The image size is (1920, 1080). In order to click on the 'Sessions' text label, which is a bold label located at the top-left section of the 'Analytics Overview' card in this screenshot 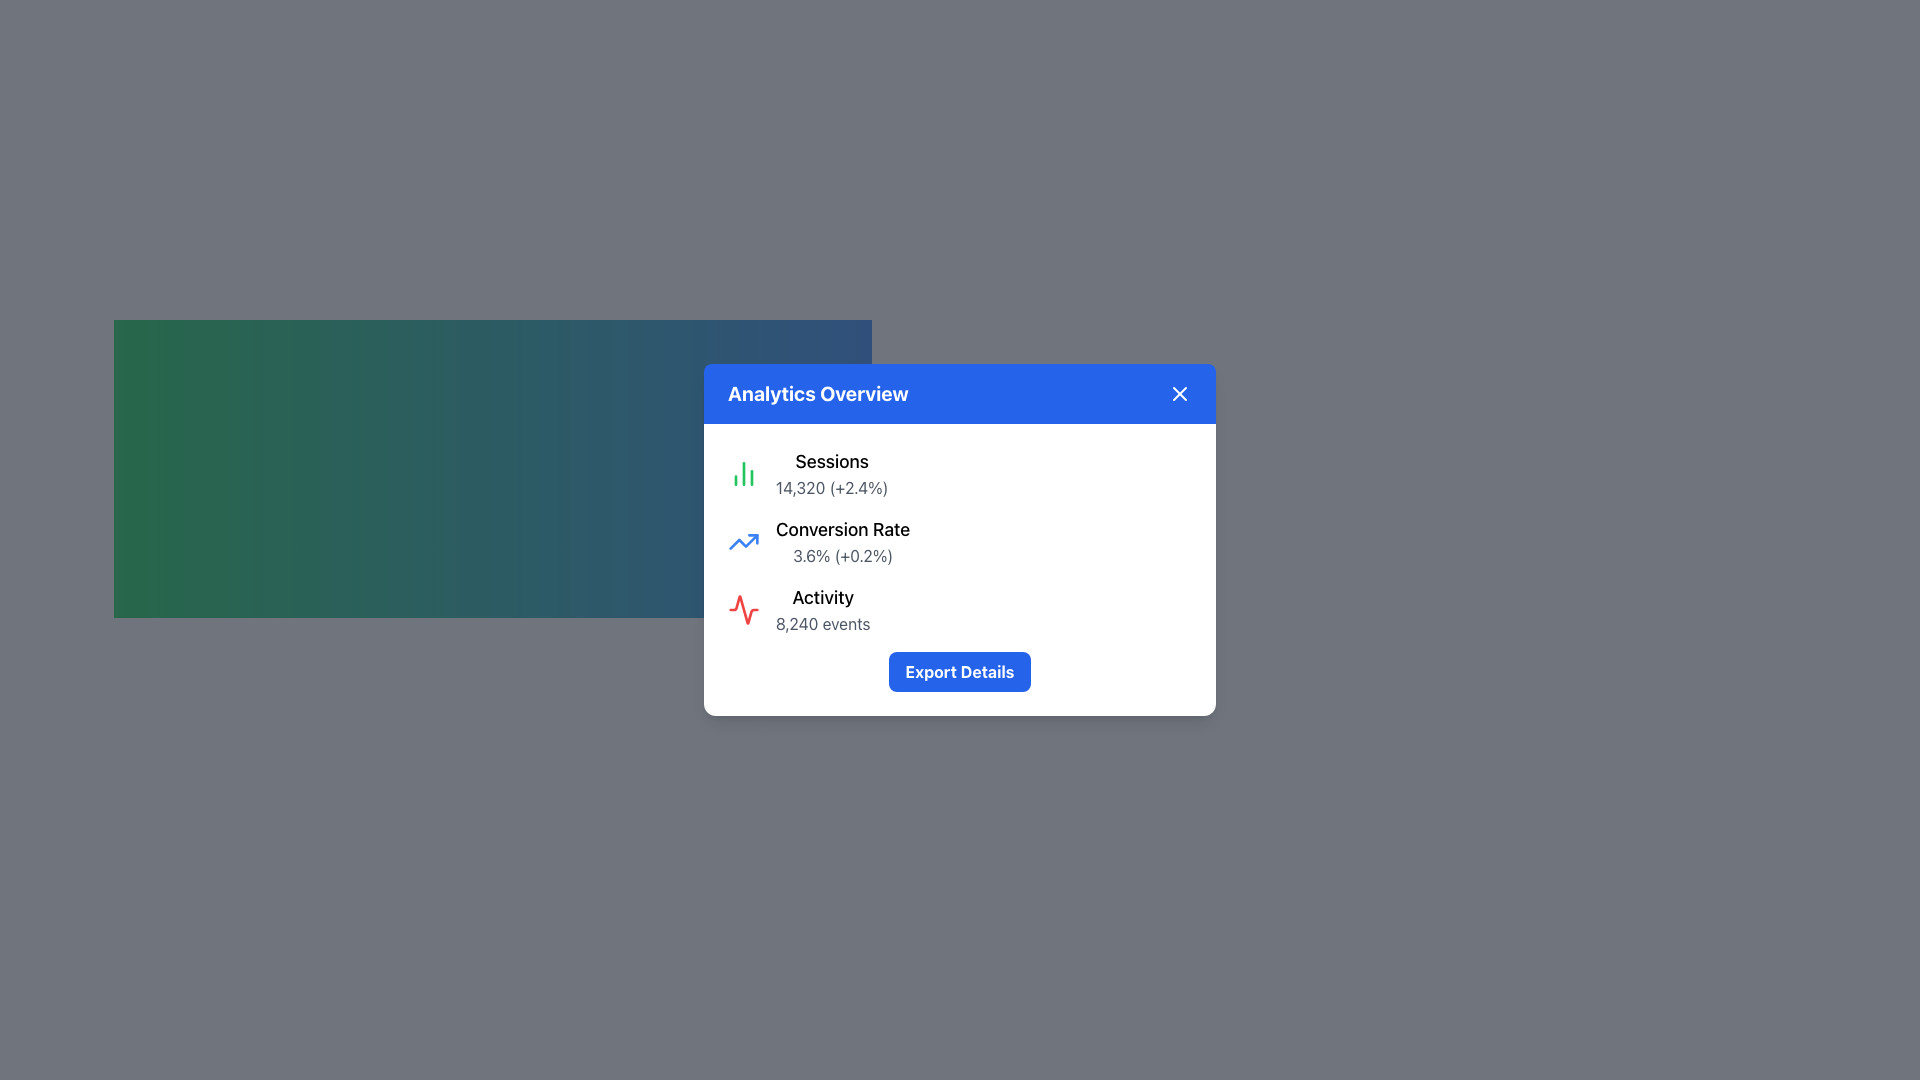, I will do `click(832, 462)`.